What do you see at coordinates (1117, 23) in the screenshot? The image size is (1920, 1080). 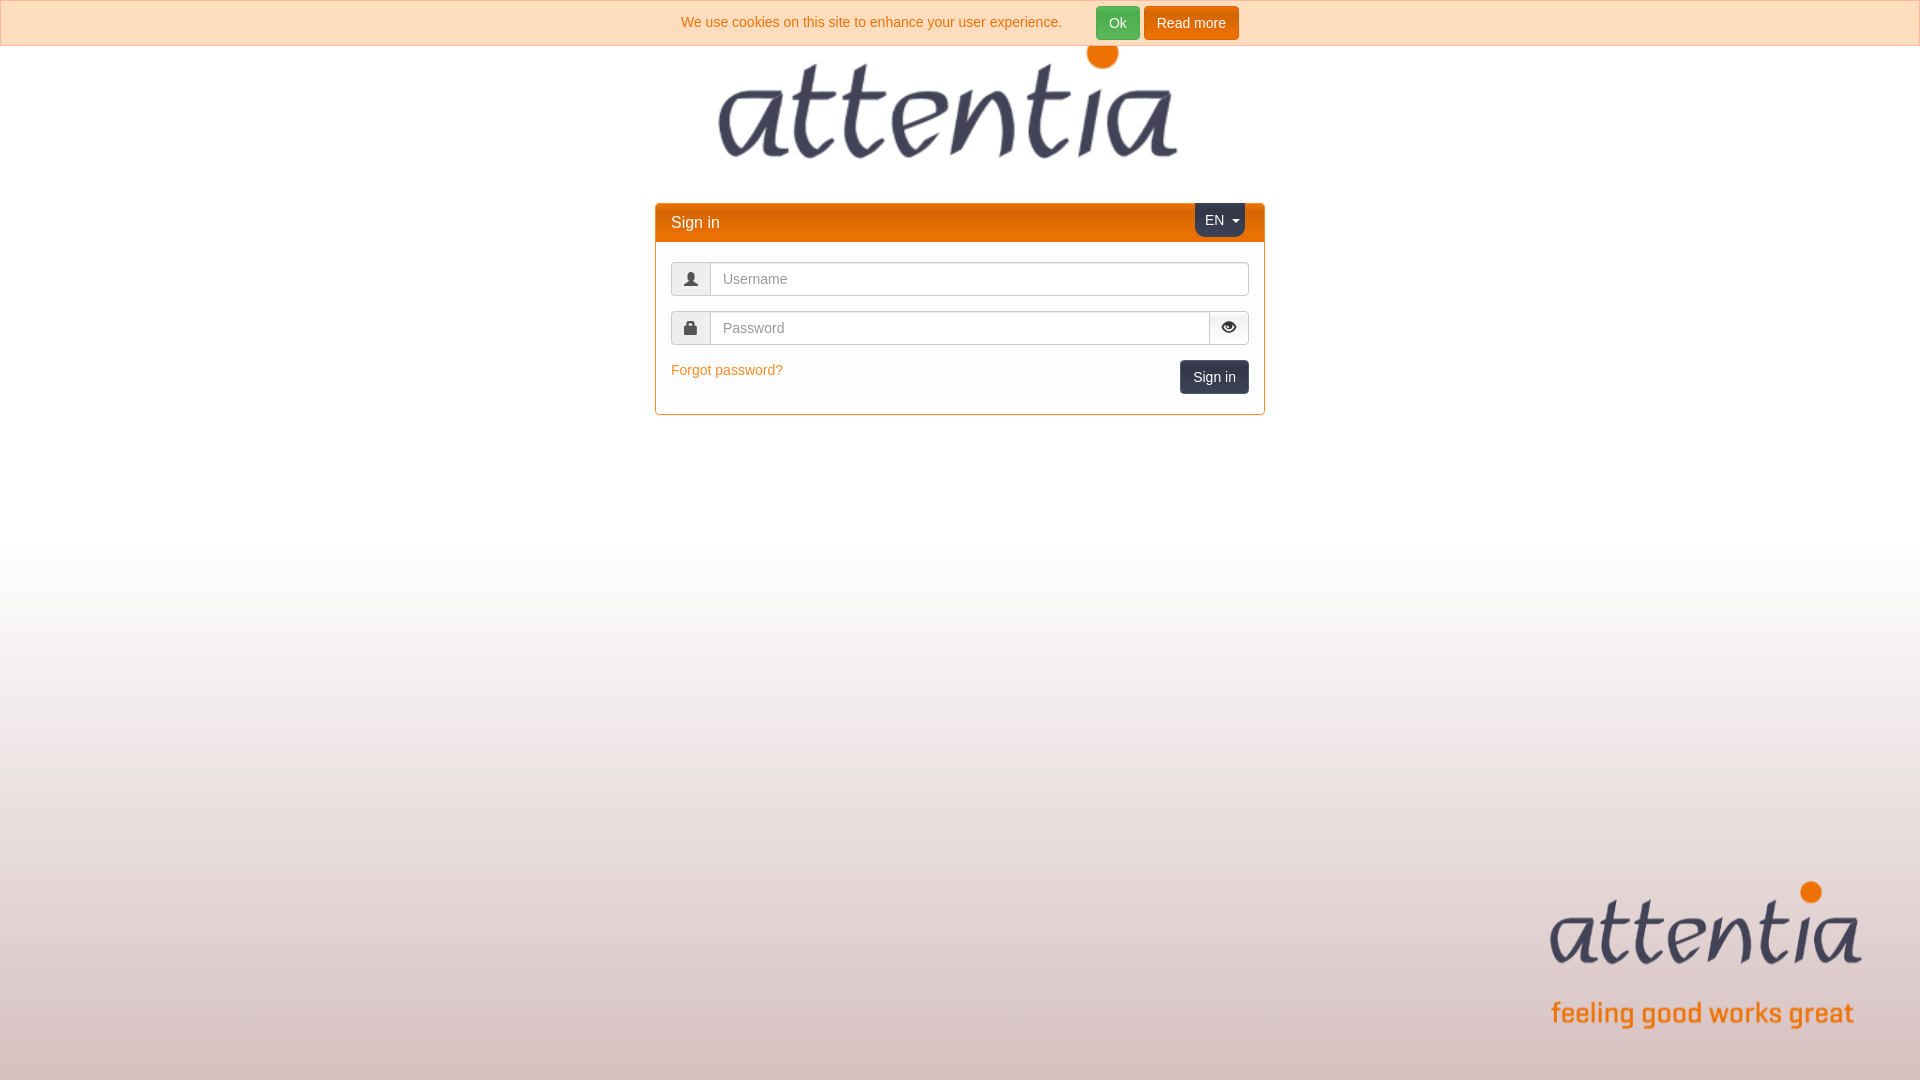 I see `'Ok'` at bounding box center [1117, 23].